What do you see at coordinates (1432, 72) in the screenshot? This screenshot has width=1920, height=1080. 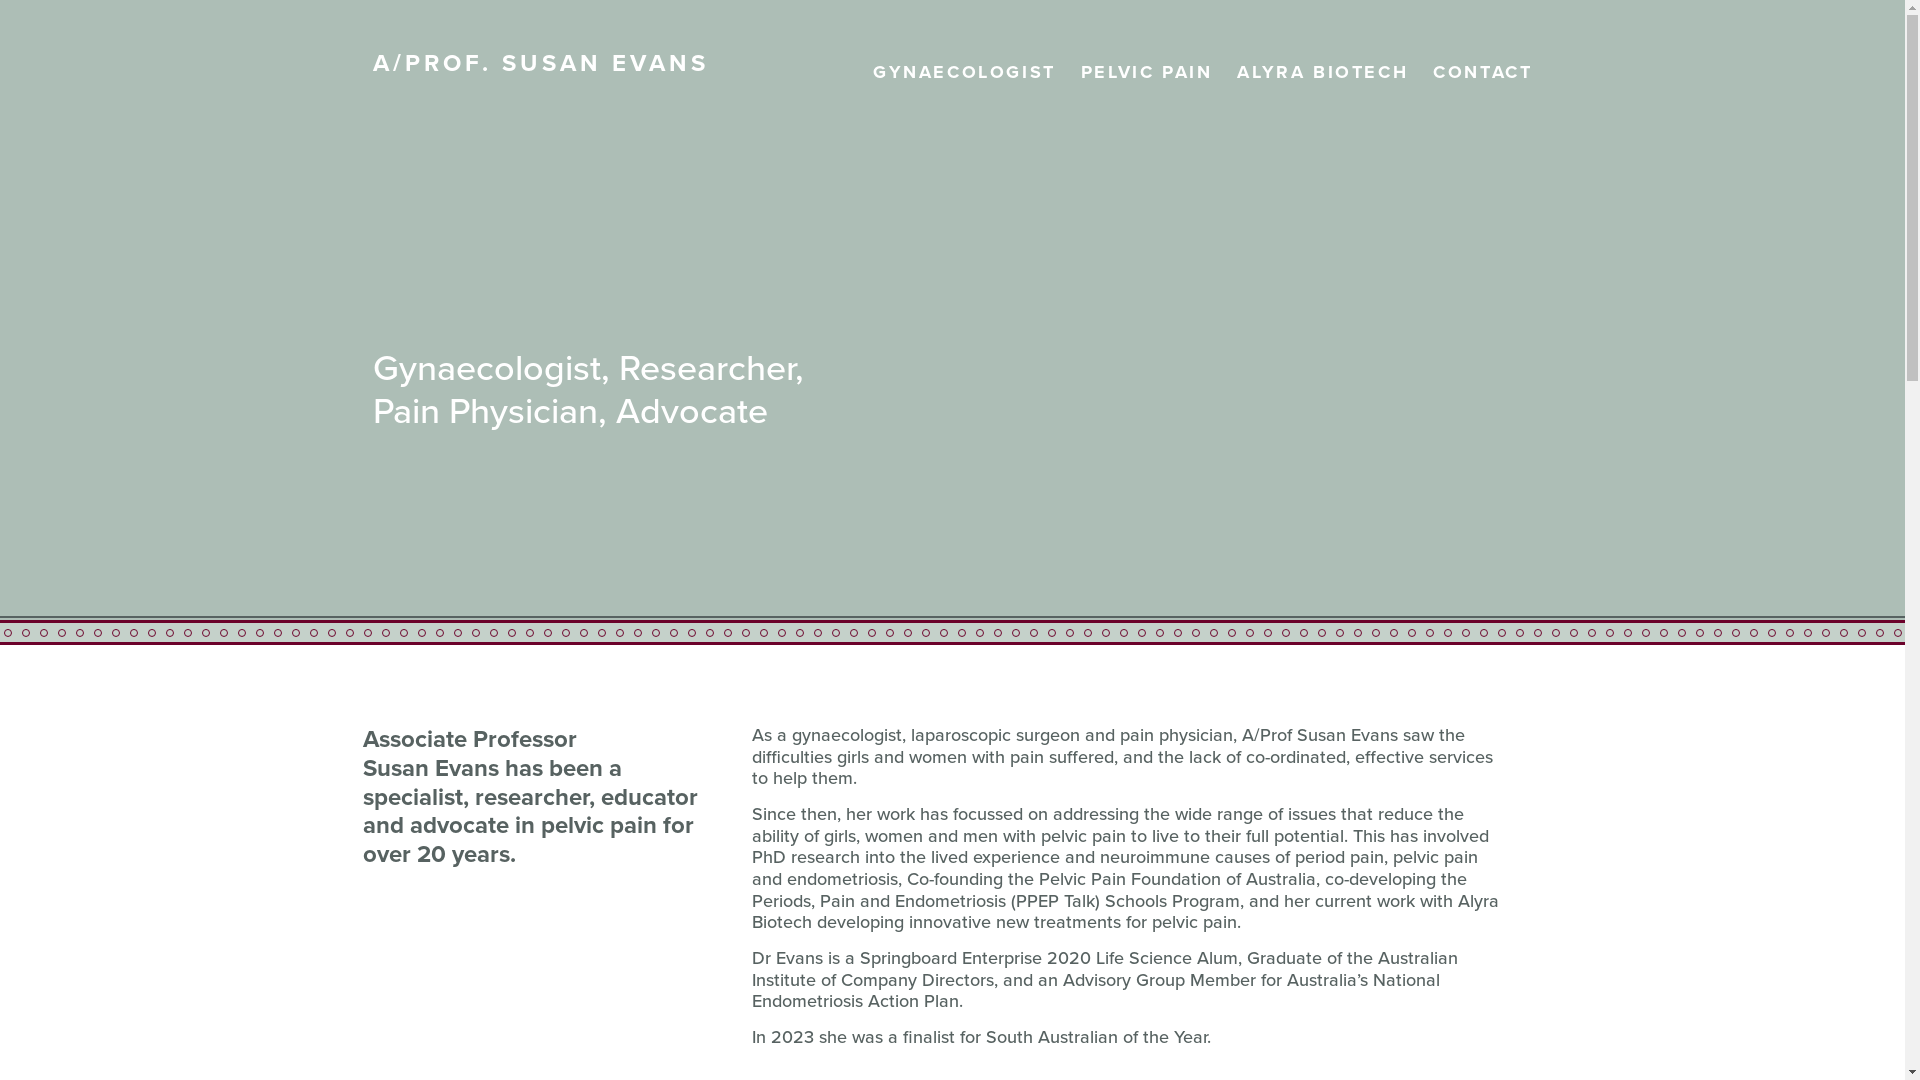 I see `'CONTACT'` at bounding box center [1432, 72].